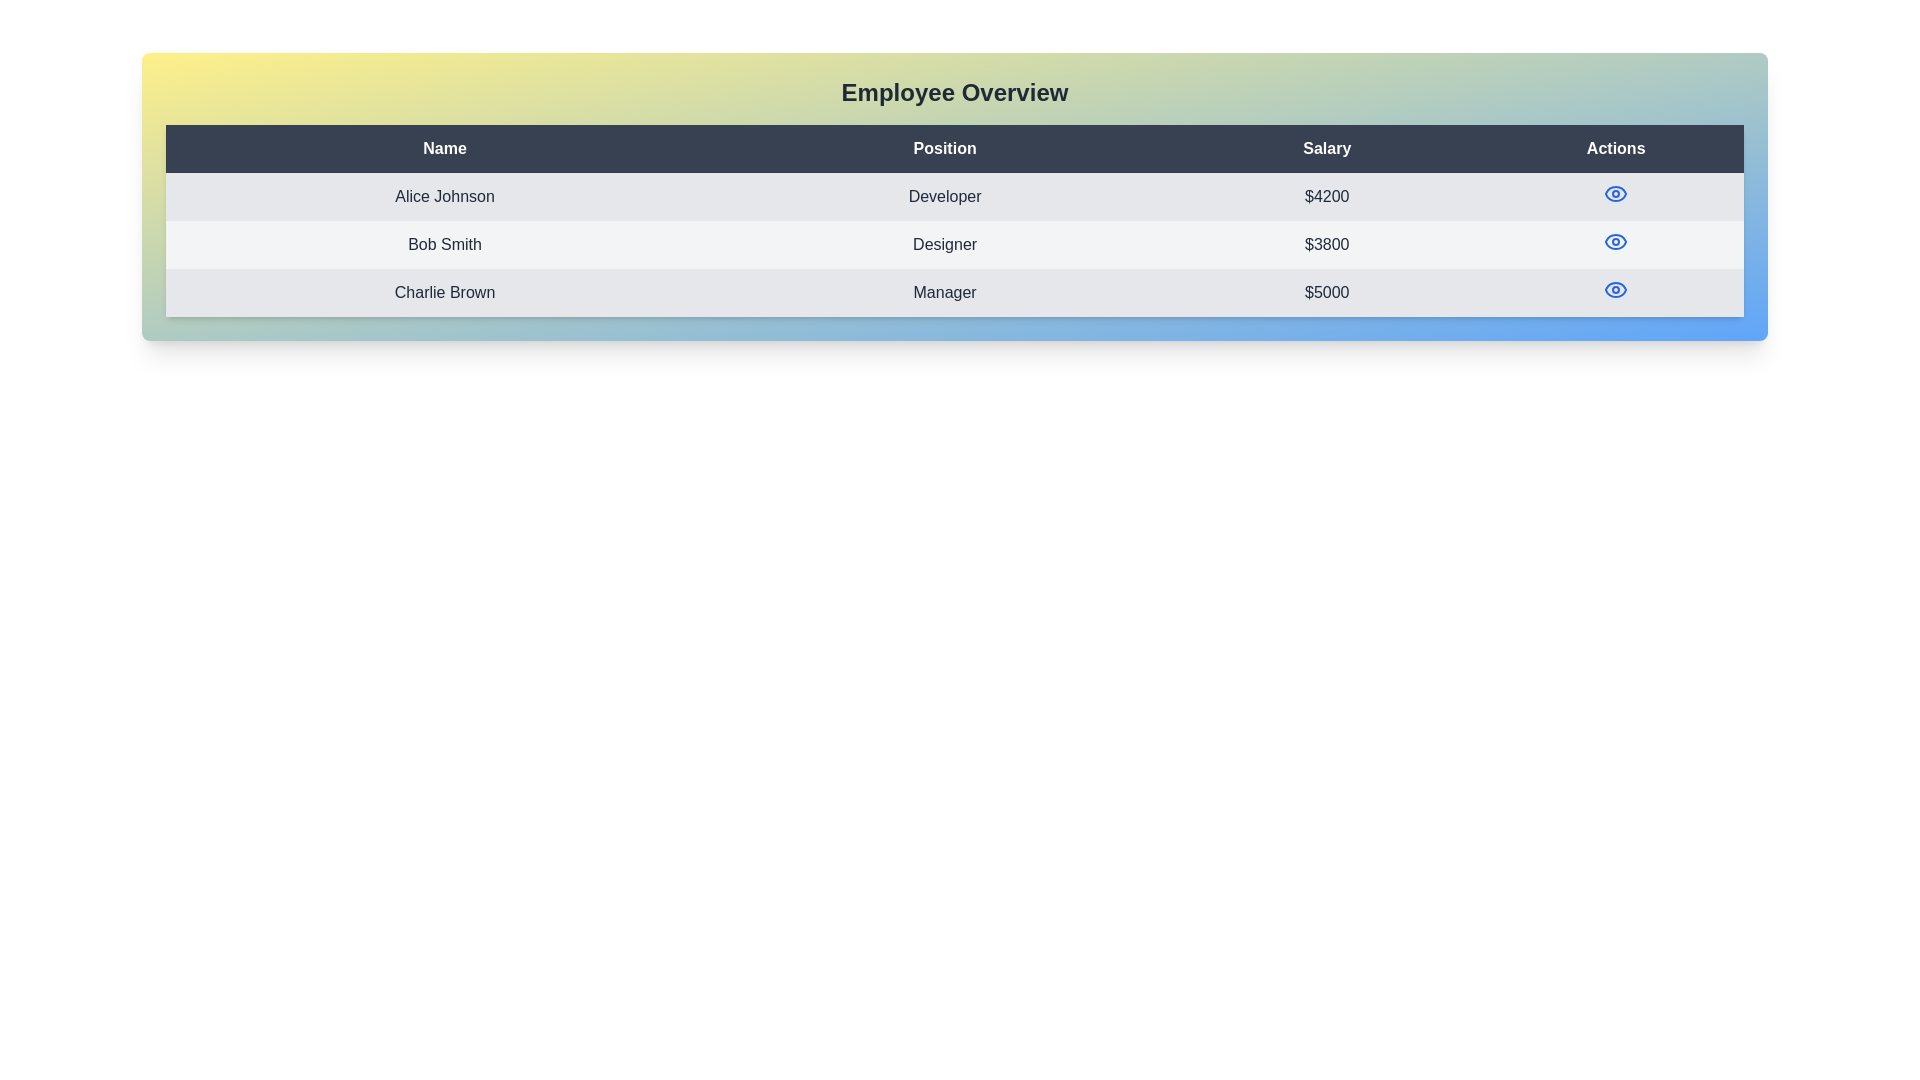  Describe the element at coordinates (444, 148) in the screenshot. I see `the 'Name' column header in the table, which is the first header in the top-left corner of the header row, indicating data related to names` at that location.